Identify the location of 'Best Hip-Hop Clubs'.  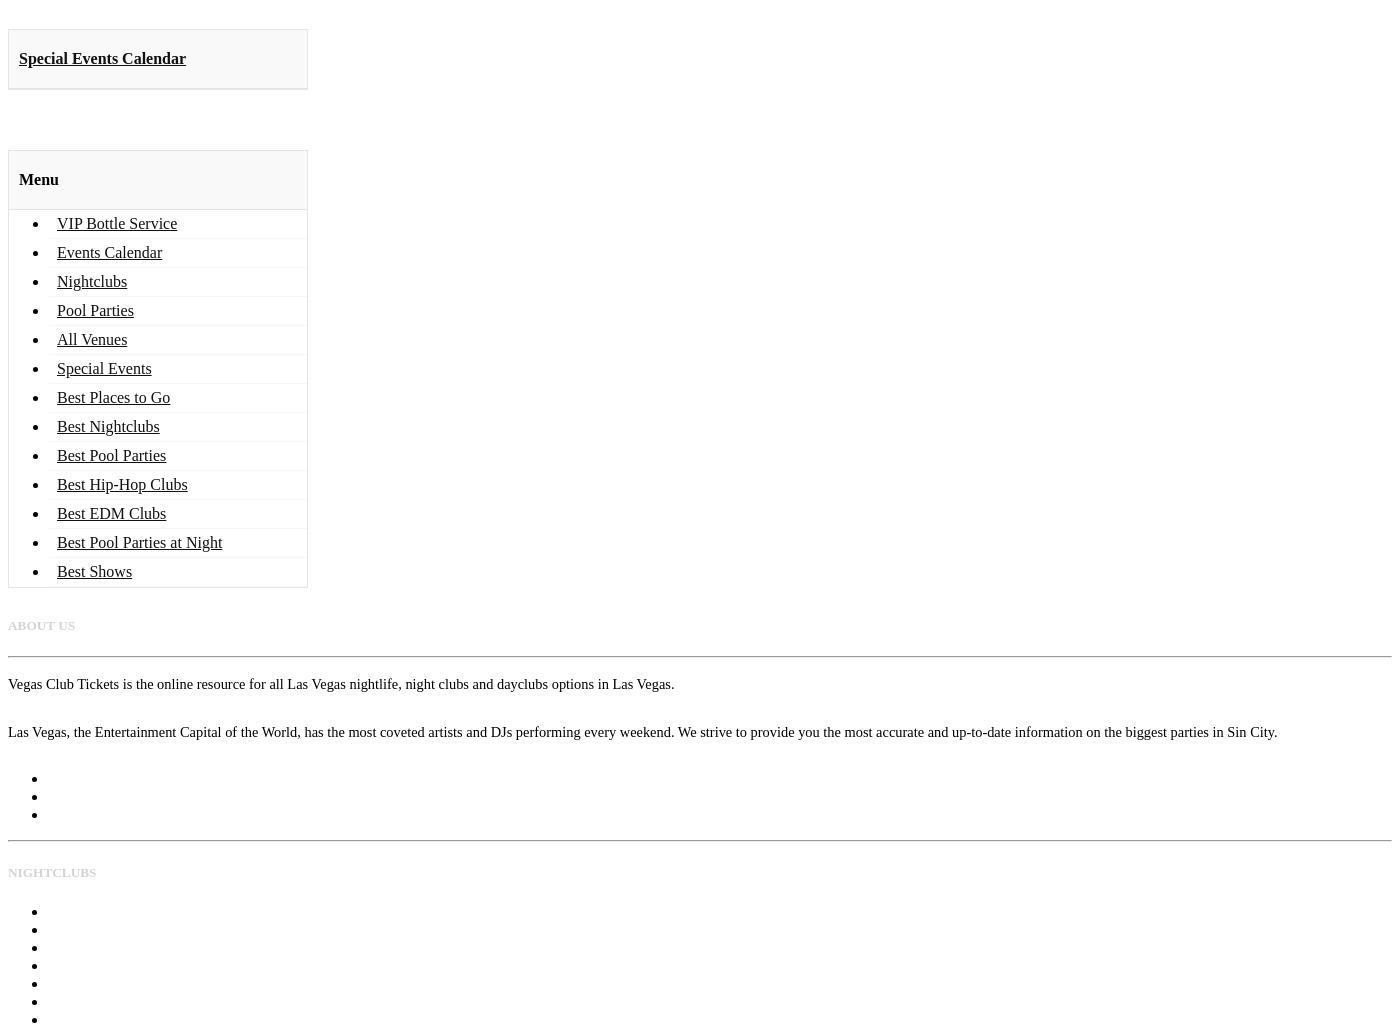
(121, 482).